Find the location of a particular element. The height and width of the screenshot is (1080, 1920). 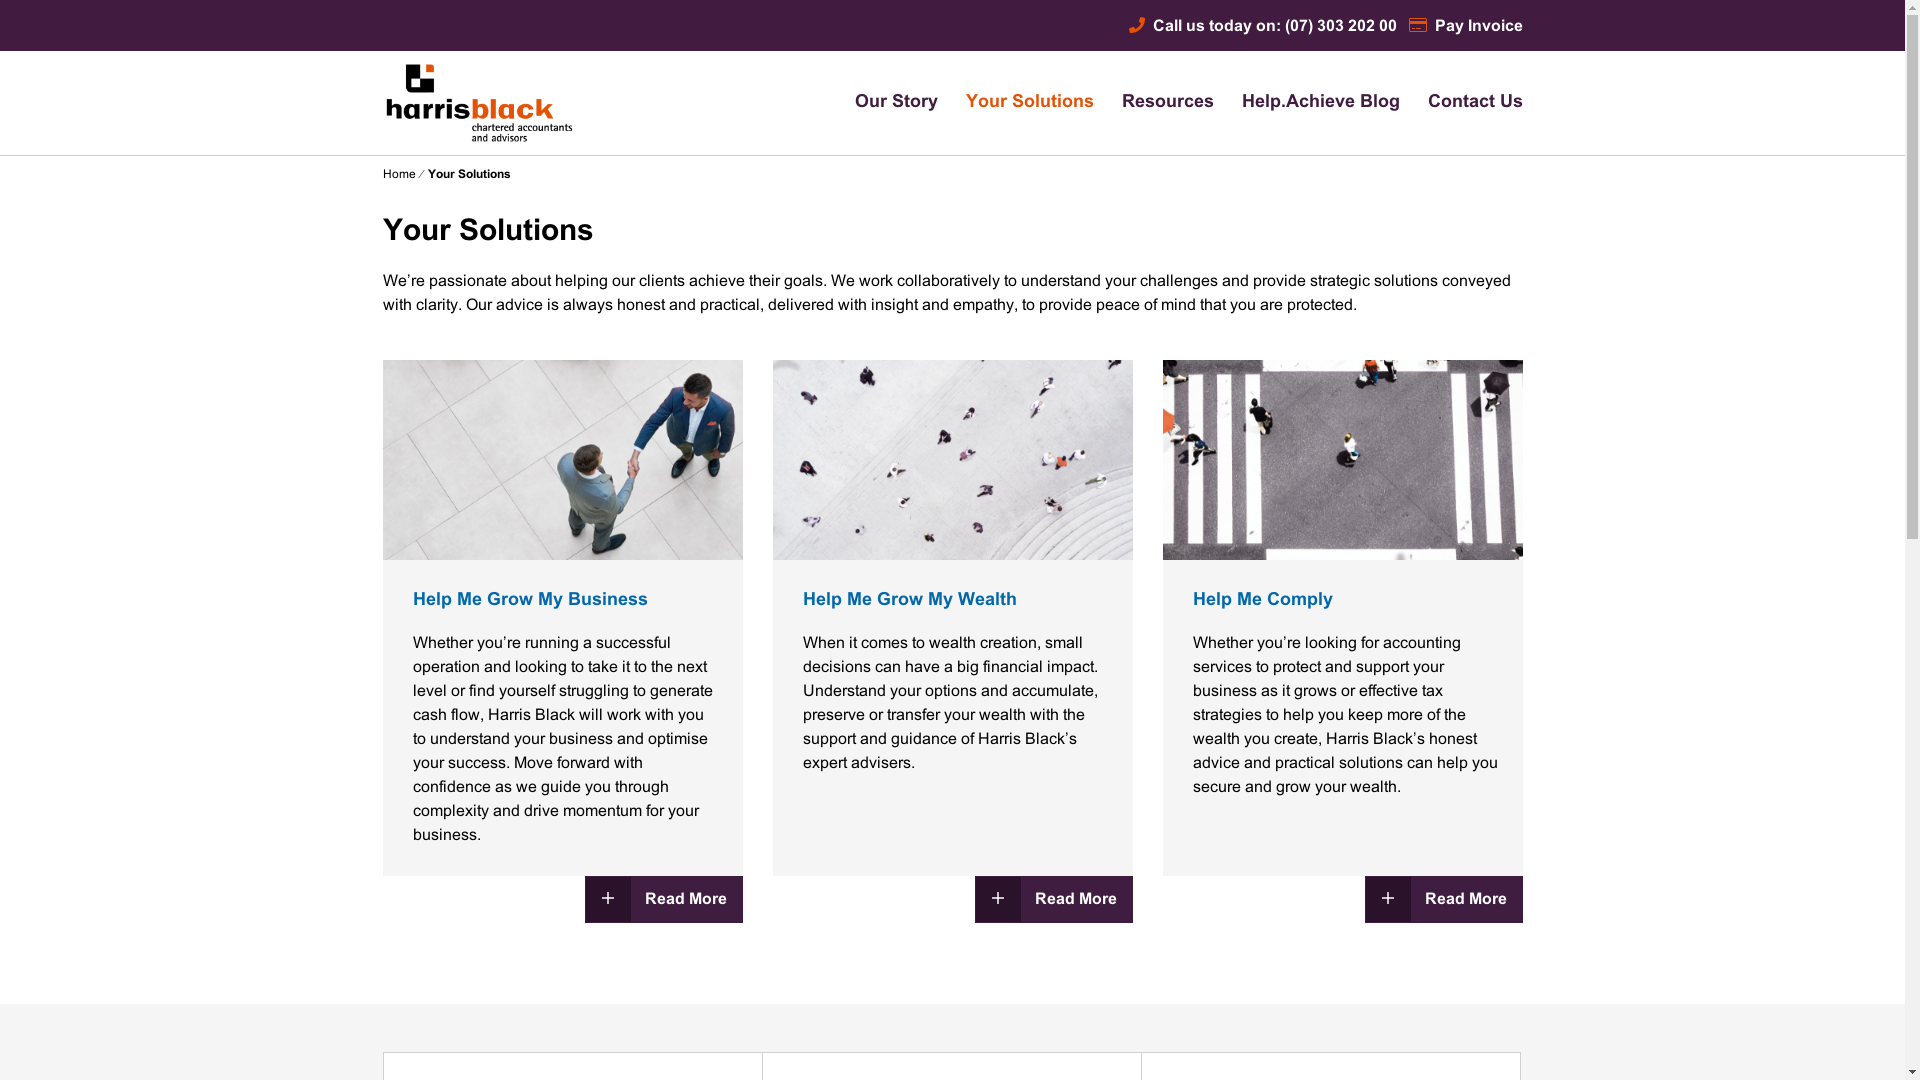

'Help.Achieve Blog' is located at coordinates (1320, 103).